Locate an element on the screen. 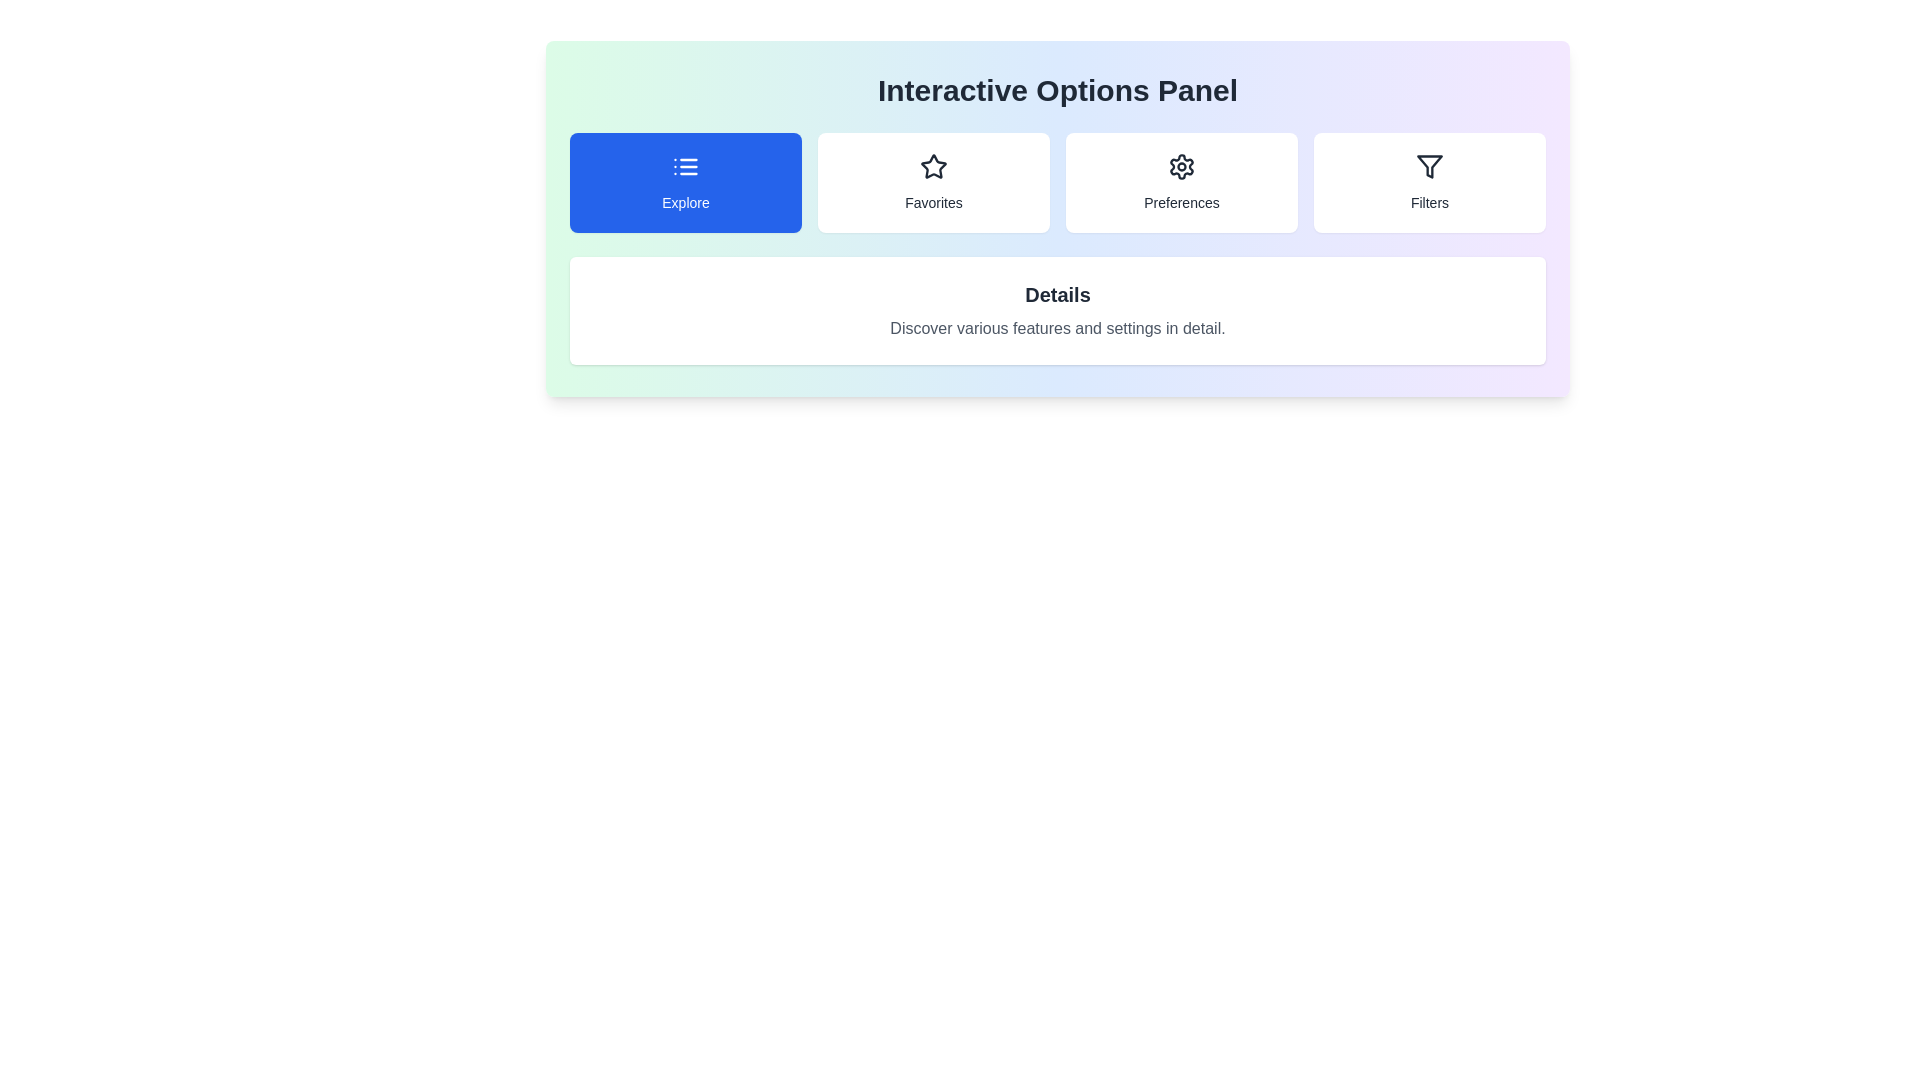 This screenshot has width=1920, height=1080. outlined star icon used for indicating favorites, located above the label 'Favorites', at the specified coordinates is located at coordinates (933, 165).